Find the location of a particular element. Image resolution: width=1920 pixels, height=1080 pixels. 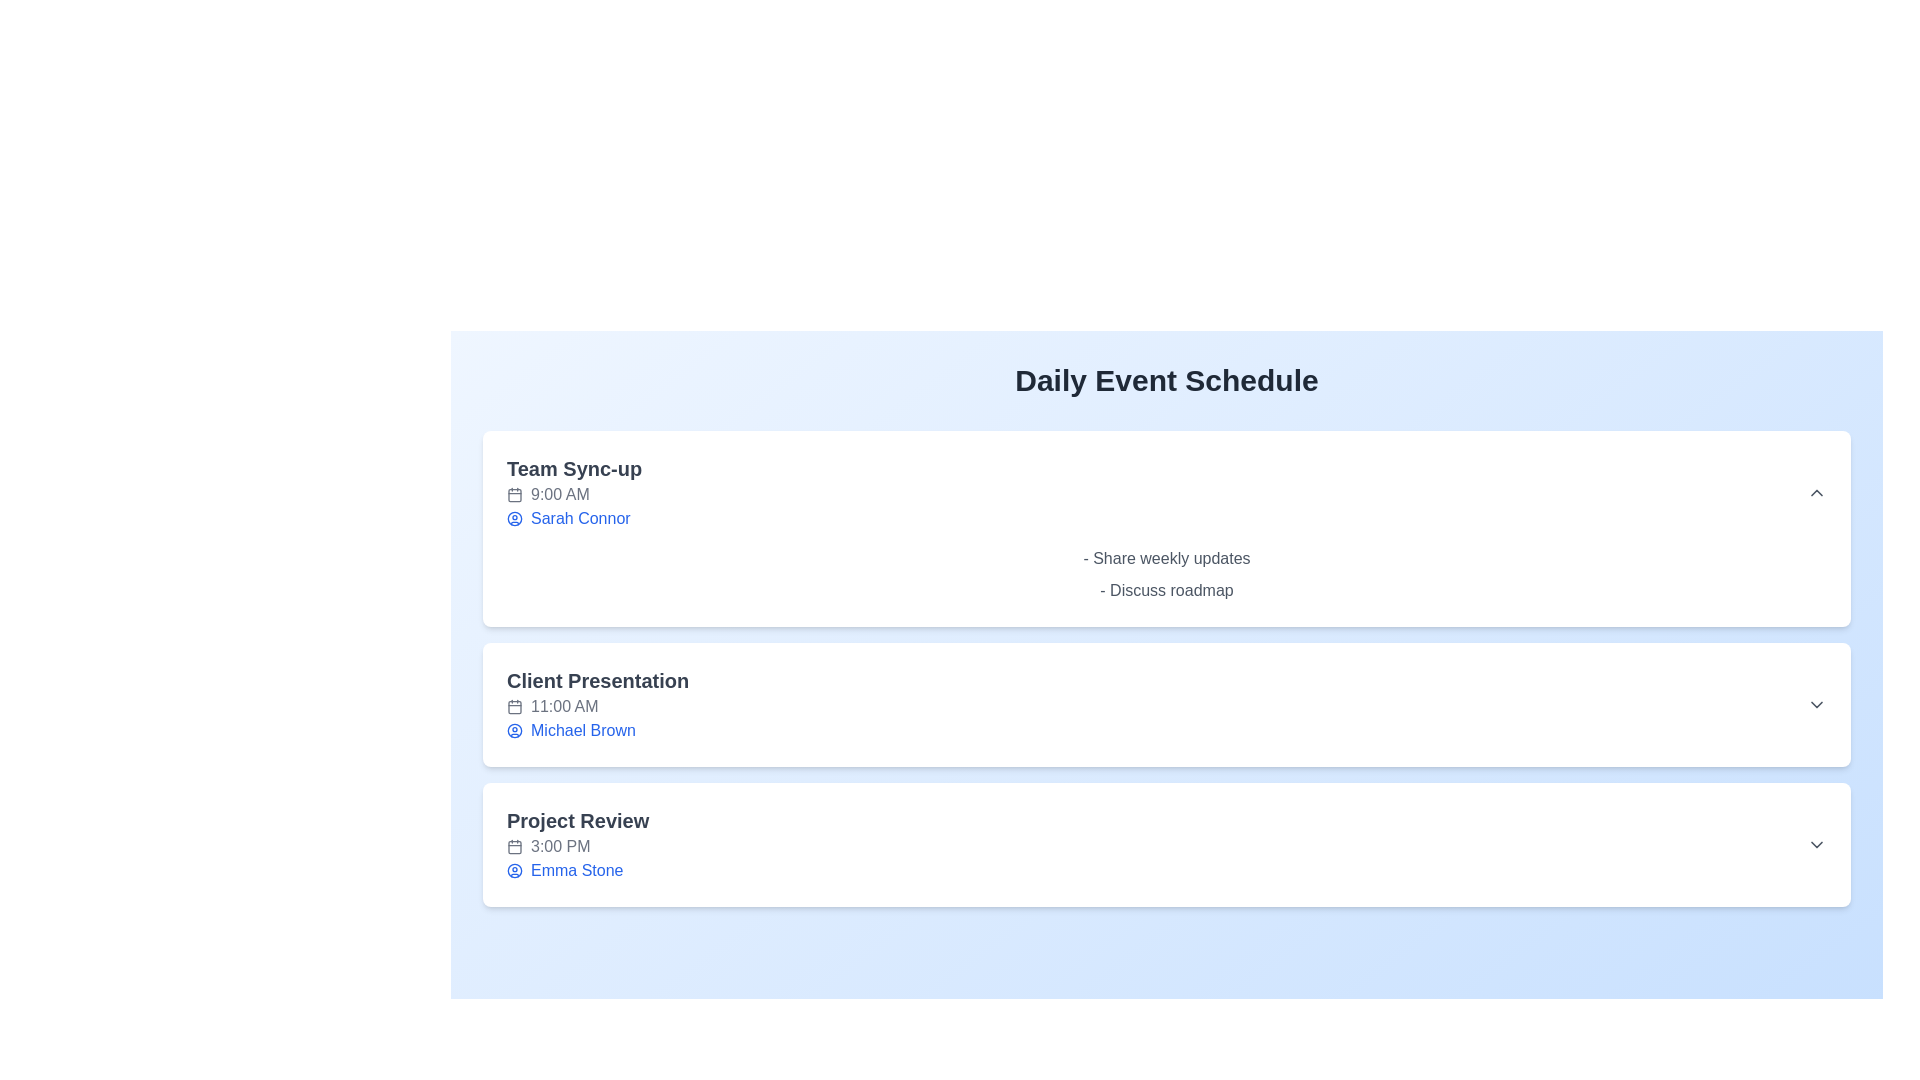

the 'Client Presentation' ListItem element is located at coordinates (1166, 704).